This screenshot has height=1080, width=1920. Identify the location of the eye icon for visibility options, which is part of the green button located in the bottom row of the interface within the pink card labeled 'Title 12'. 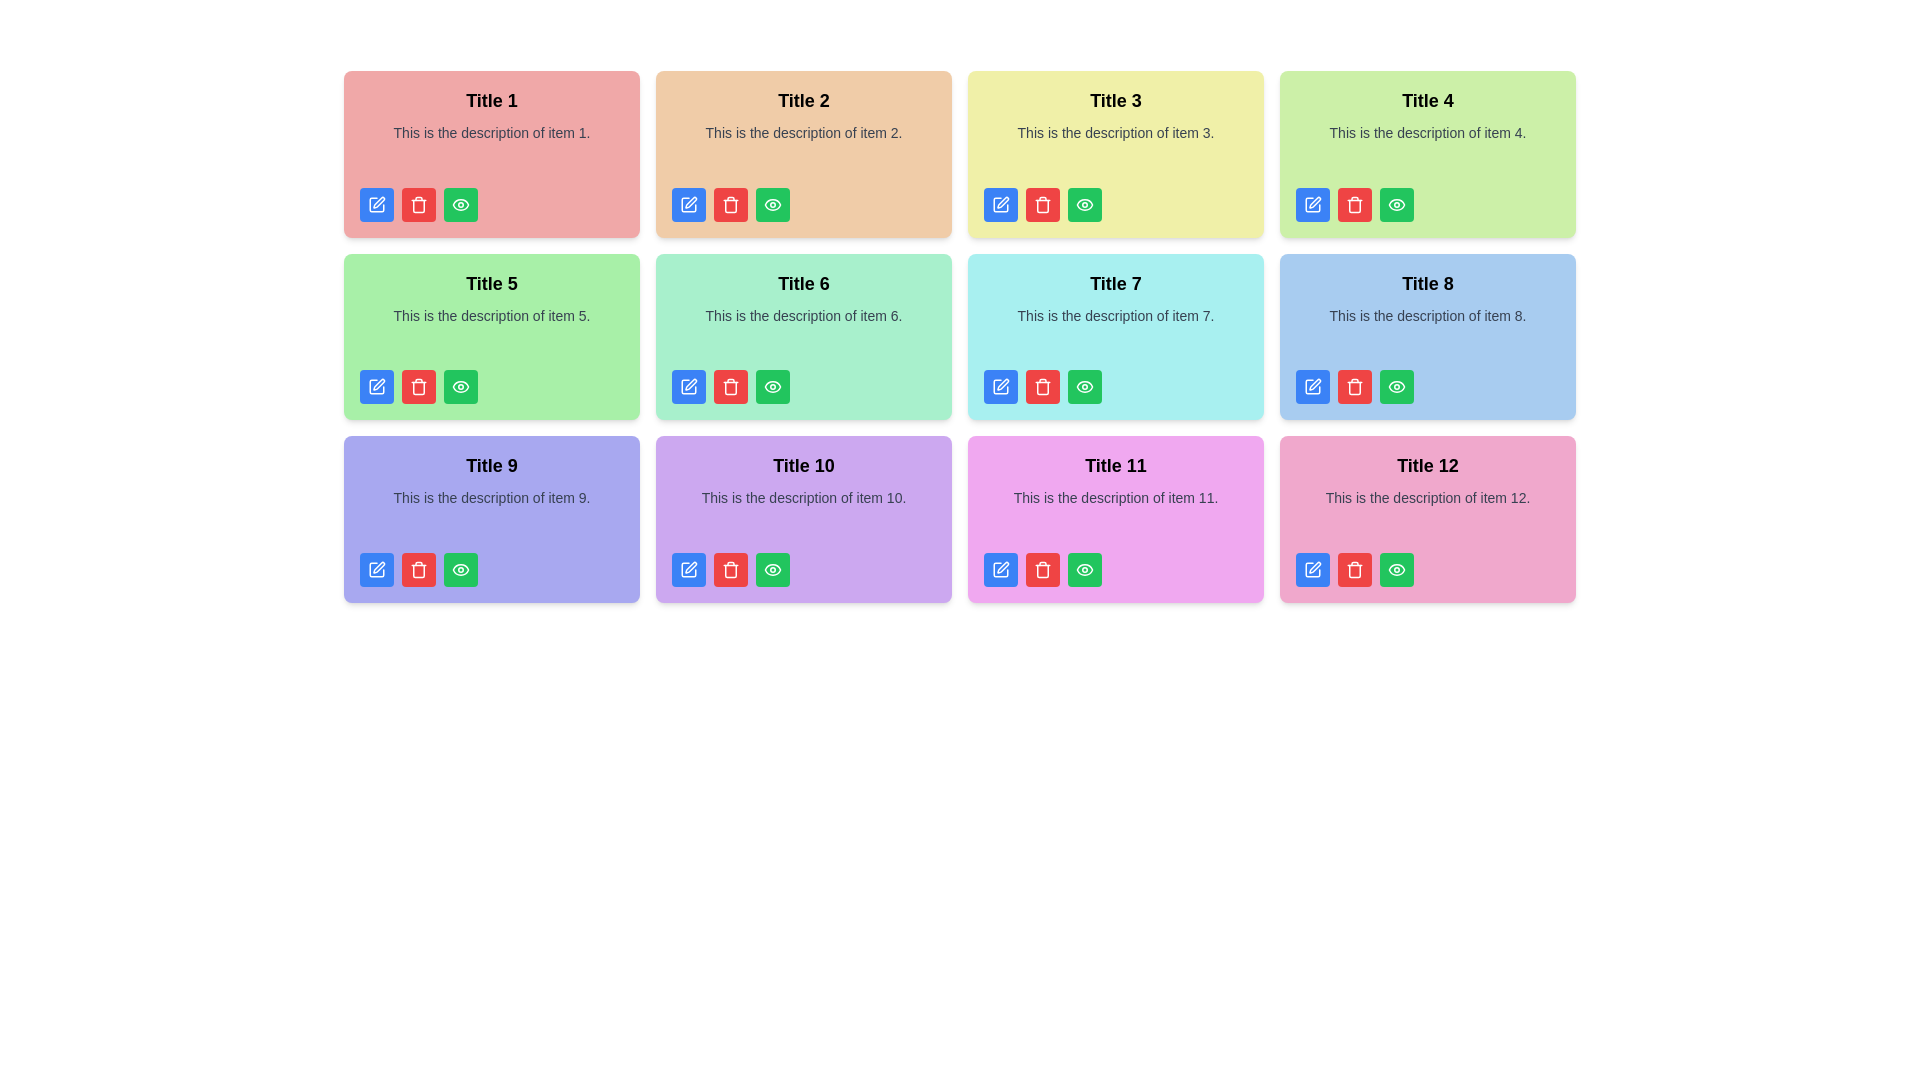
(1395, 569).